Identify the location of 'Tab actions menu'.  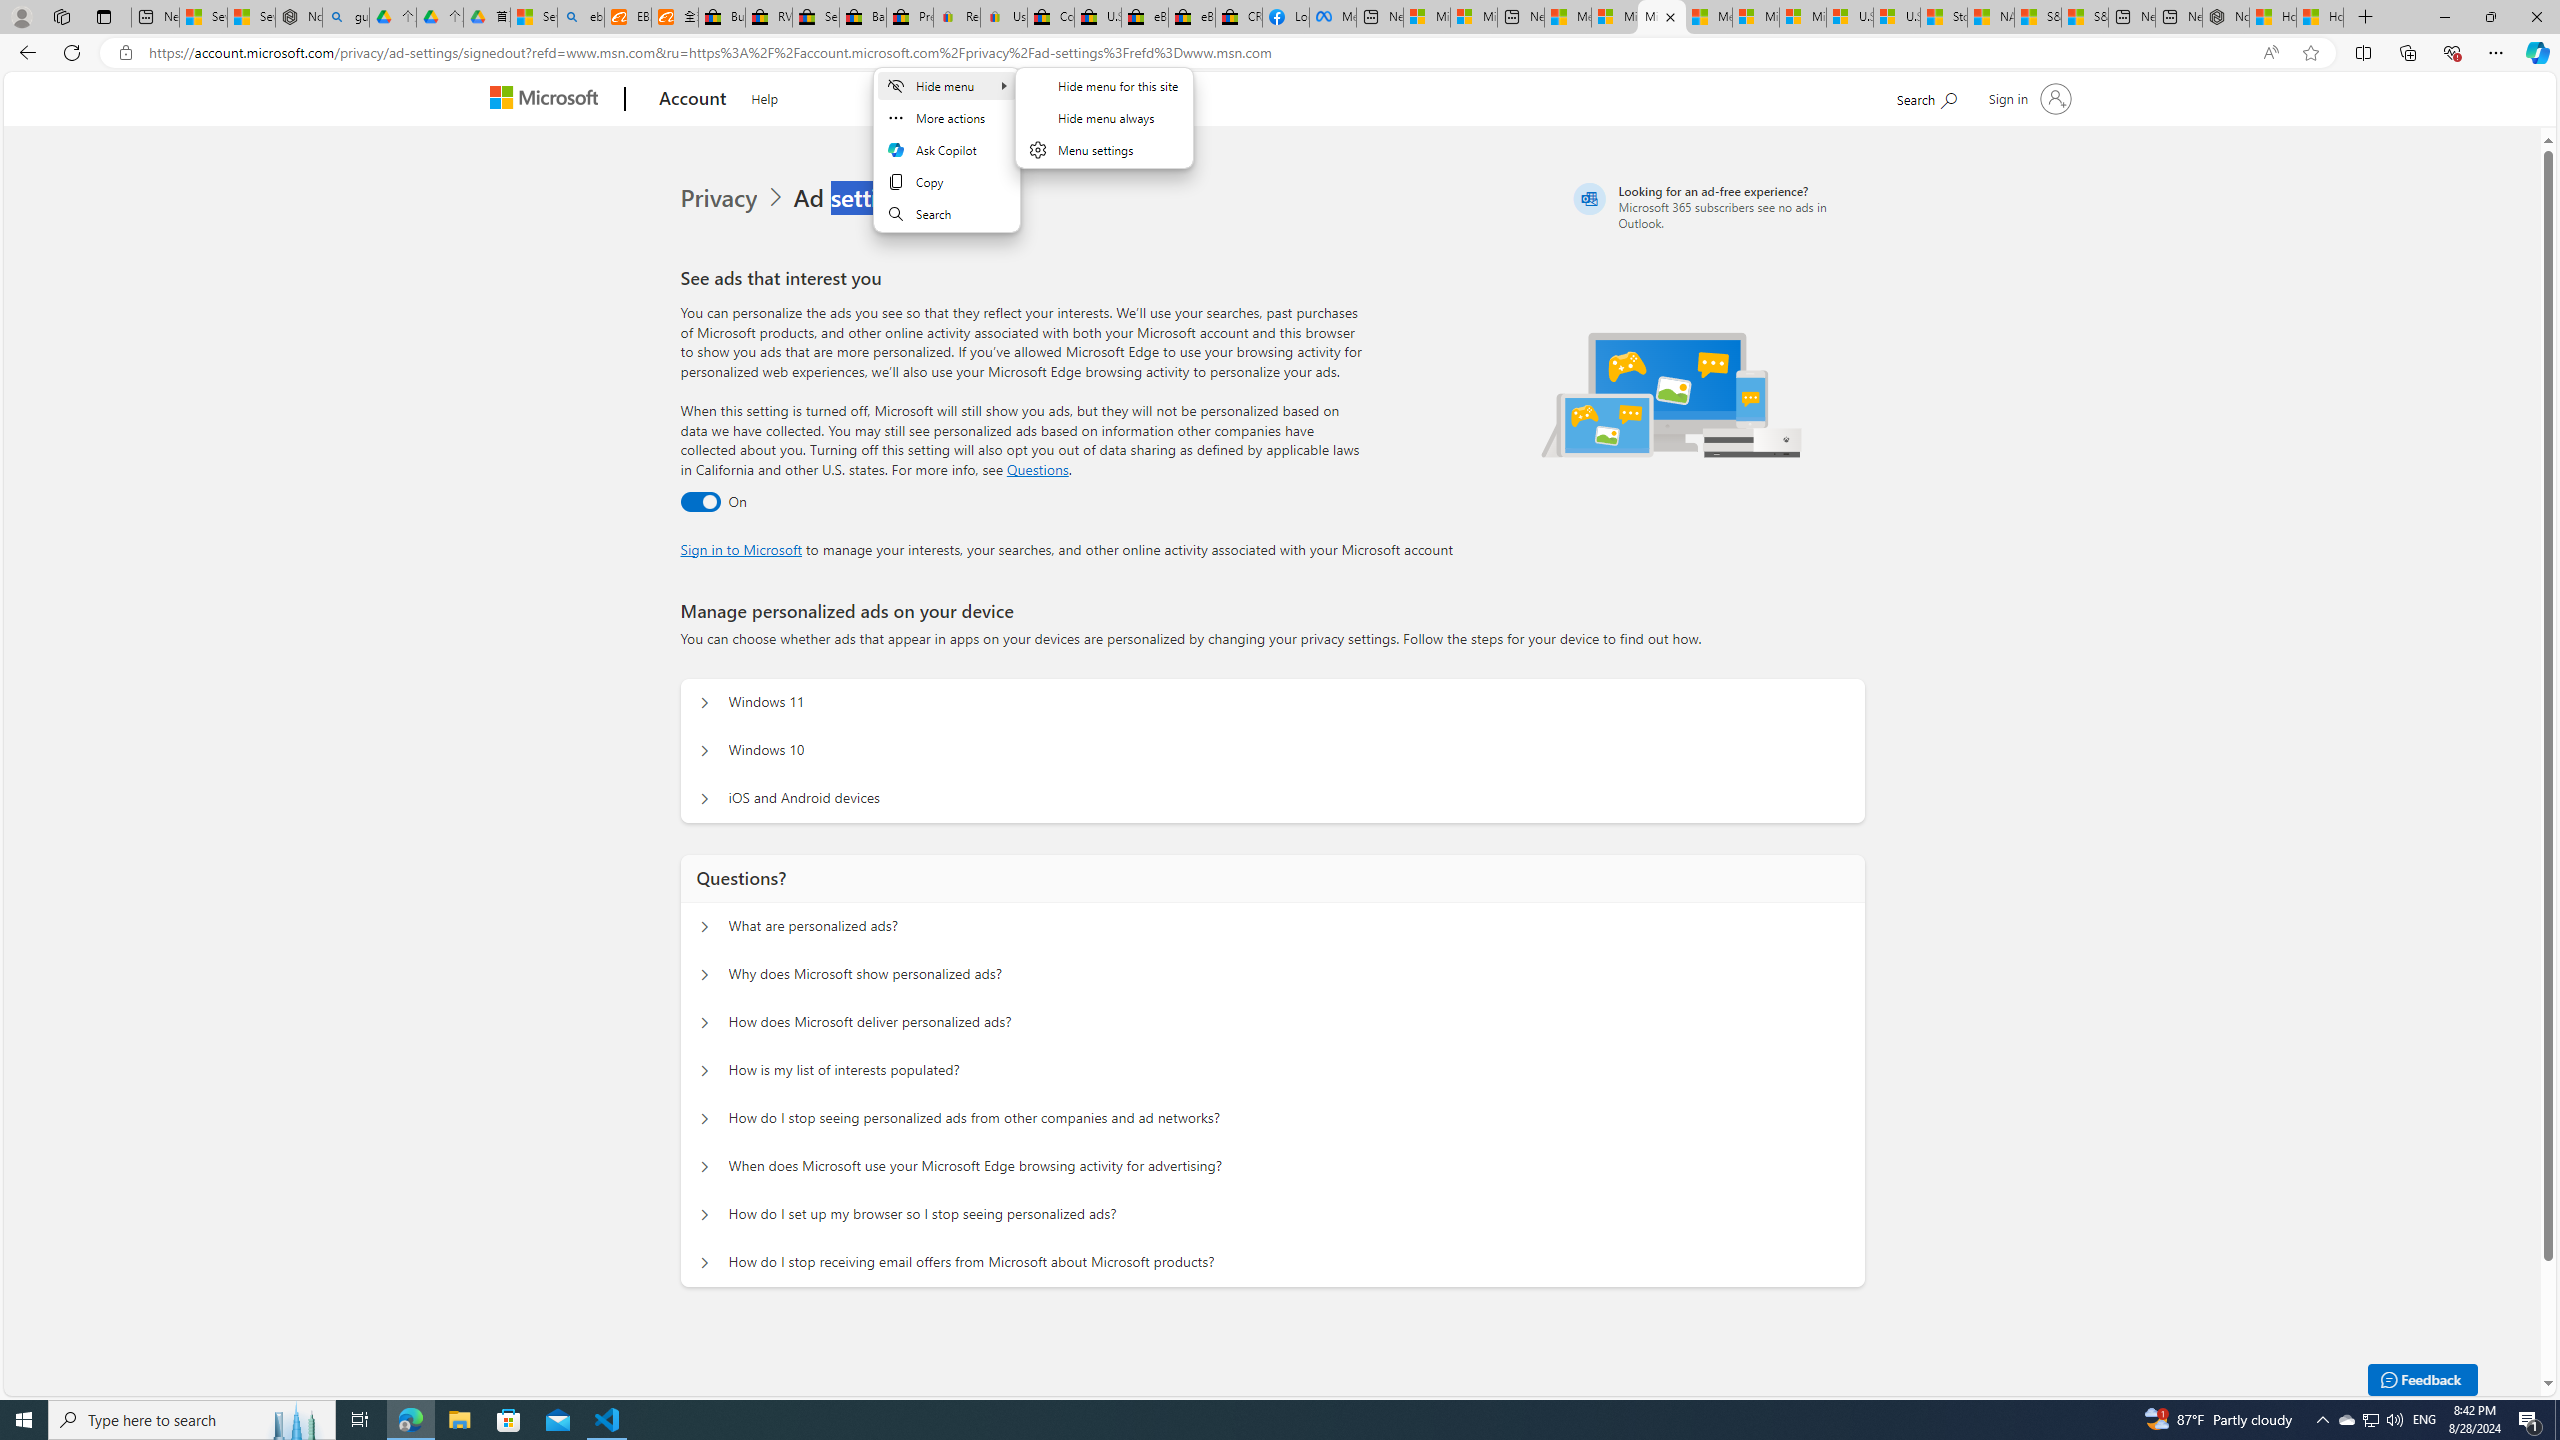
(102, 16).